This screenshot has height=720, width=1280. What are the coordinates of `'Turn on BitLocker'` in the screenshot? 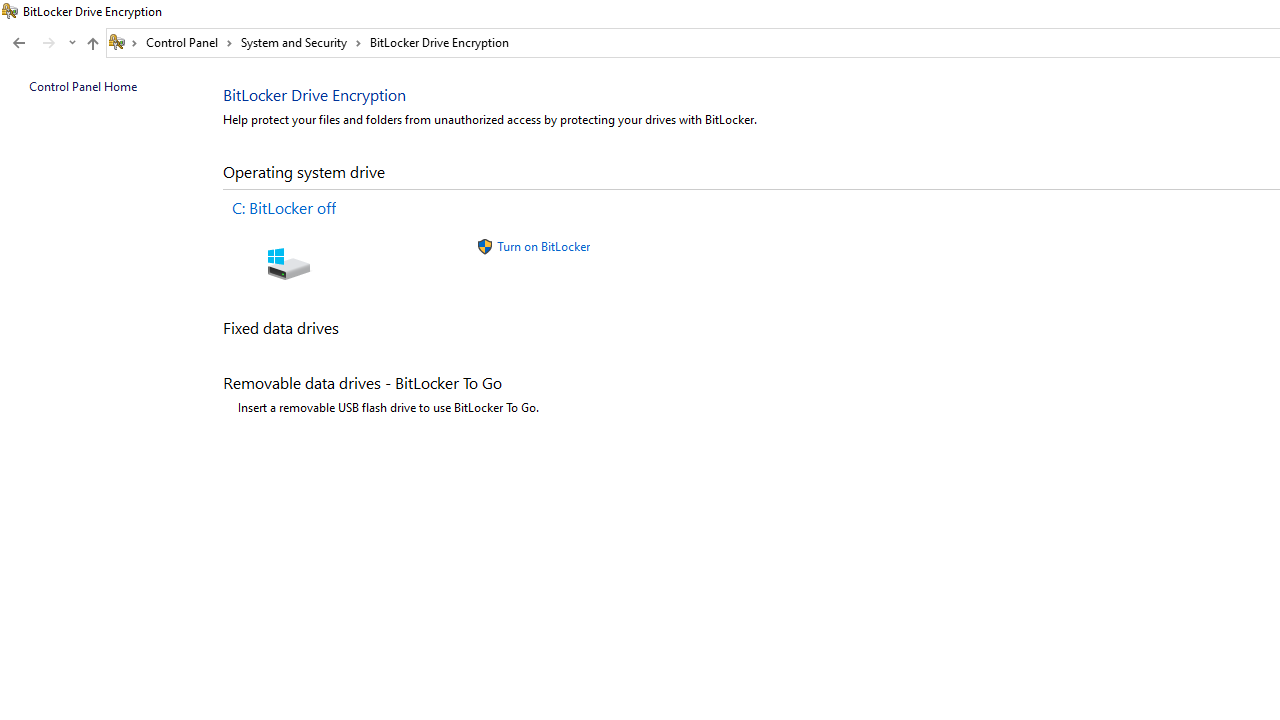 It's located at (543, 245).